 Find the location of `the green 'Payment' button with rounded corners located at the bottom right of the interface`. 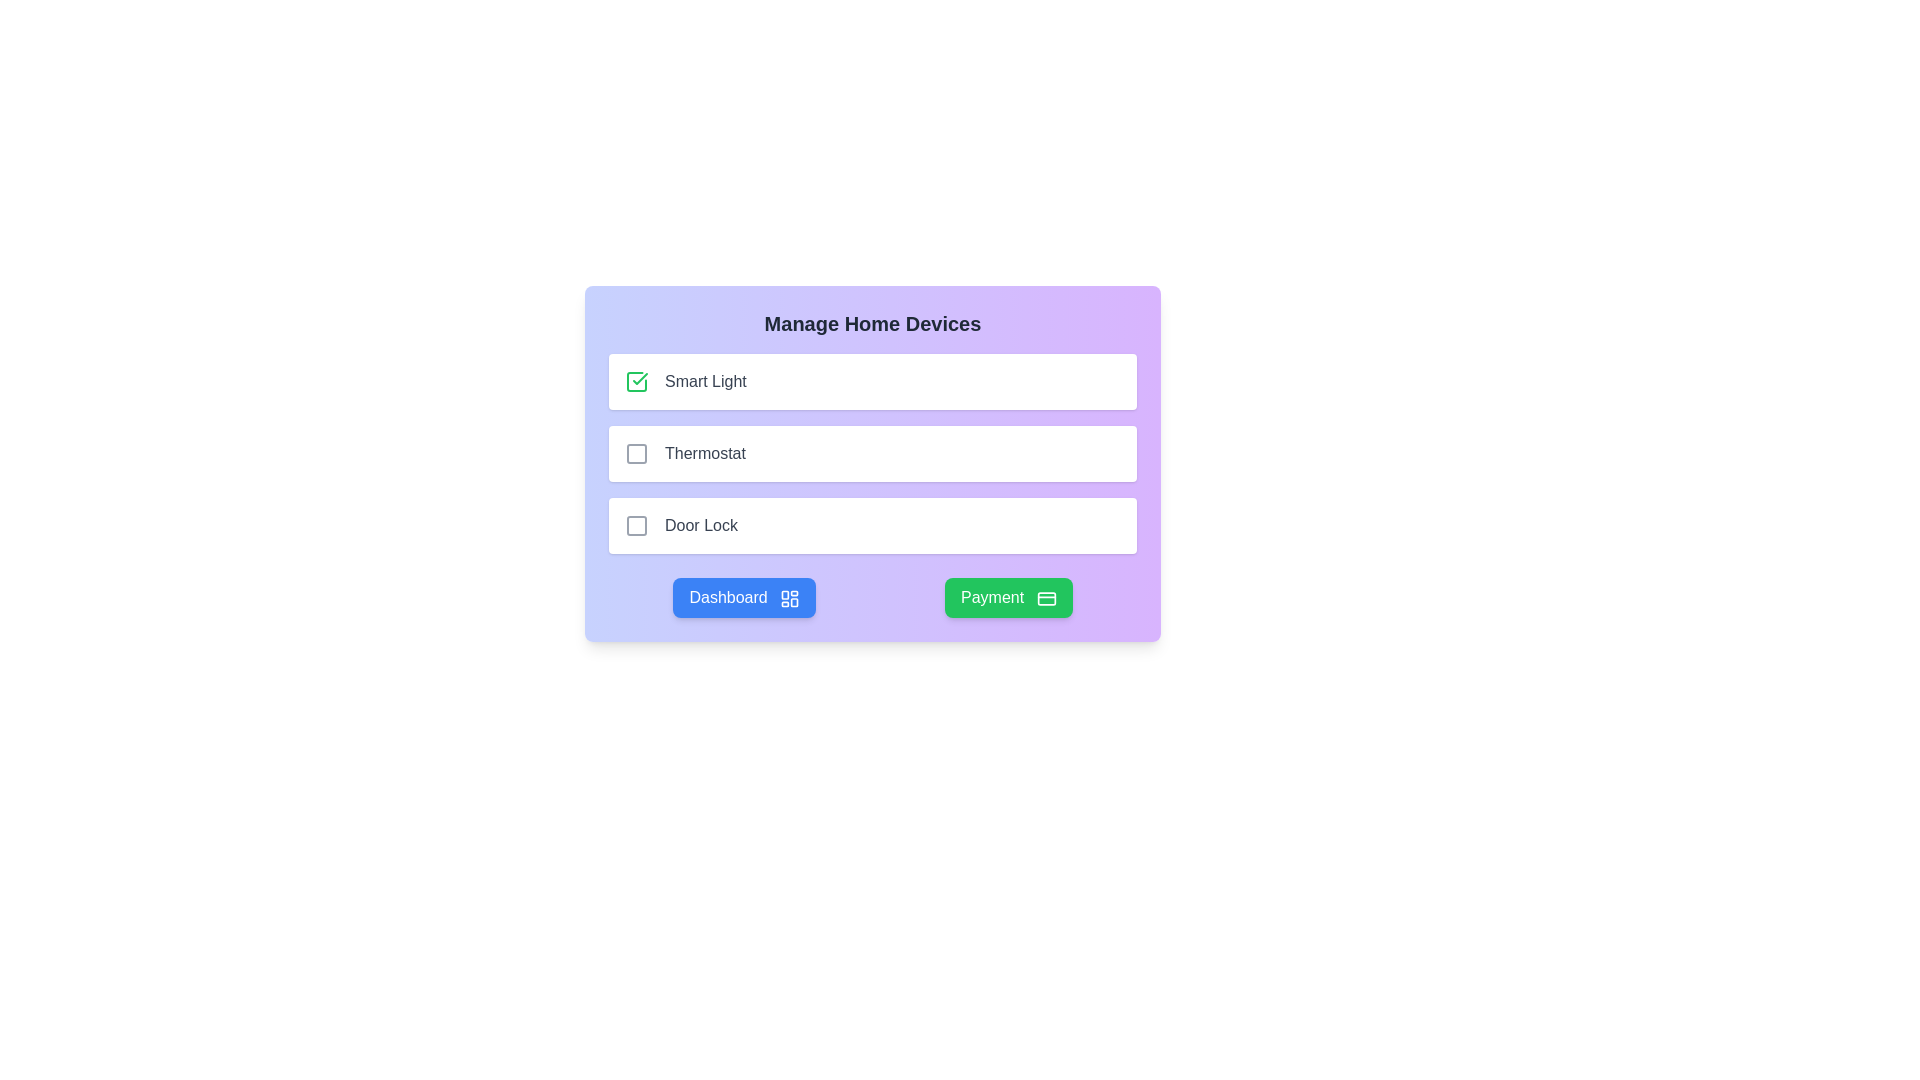

the green 'Payment' button with rounded corners located at the bottom right of the interface is located at coordinates (1008, 596).